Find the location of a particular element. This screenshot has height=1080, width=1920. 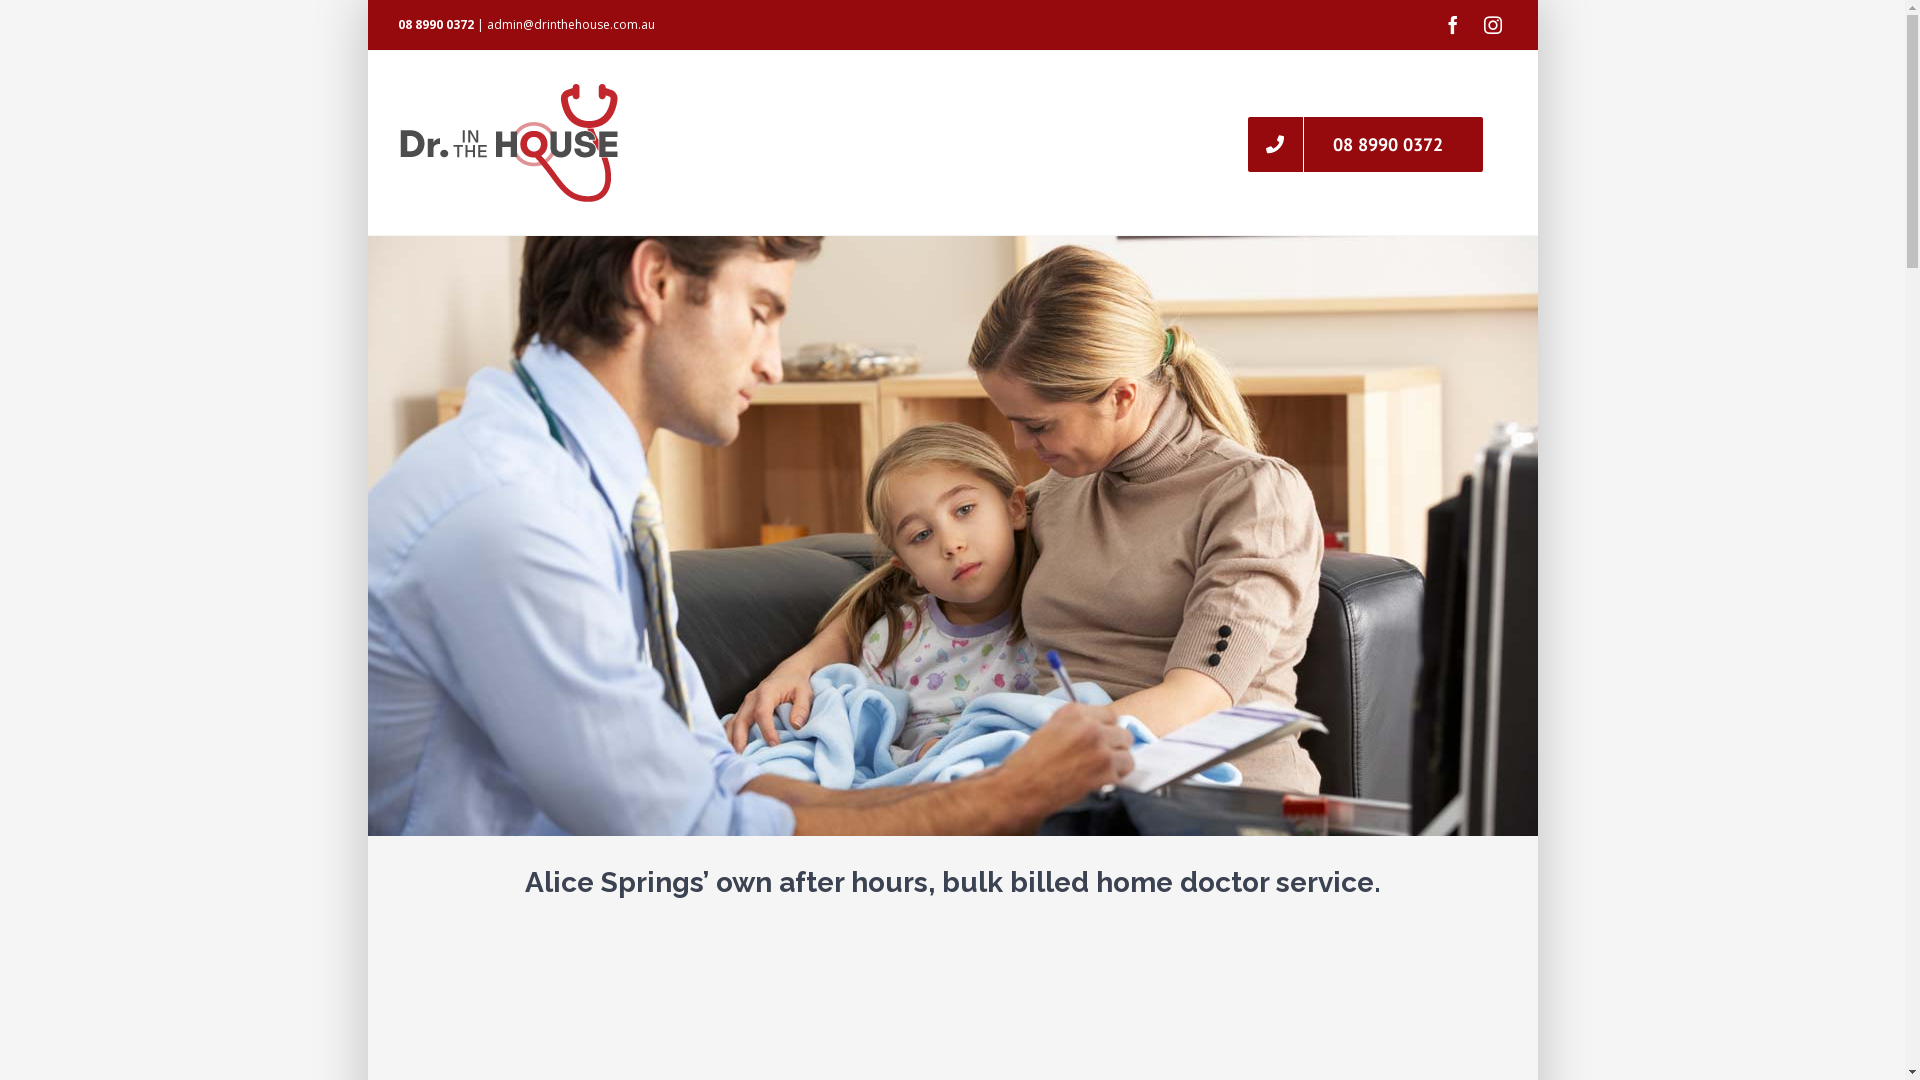

'Instagram' is located at coordinates (1492, 24).